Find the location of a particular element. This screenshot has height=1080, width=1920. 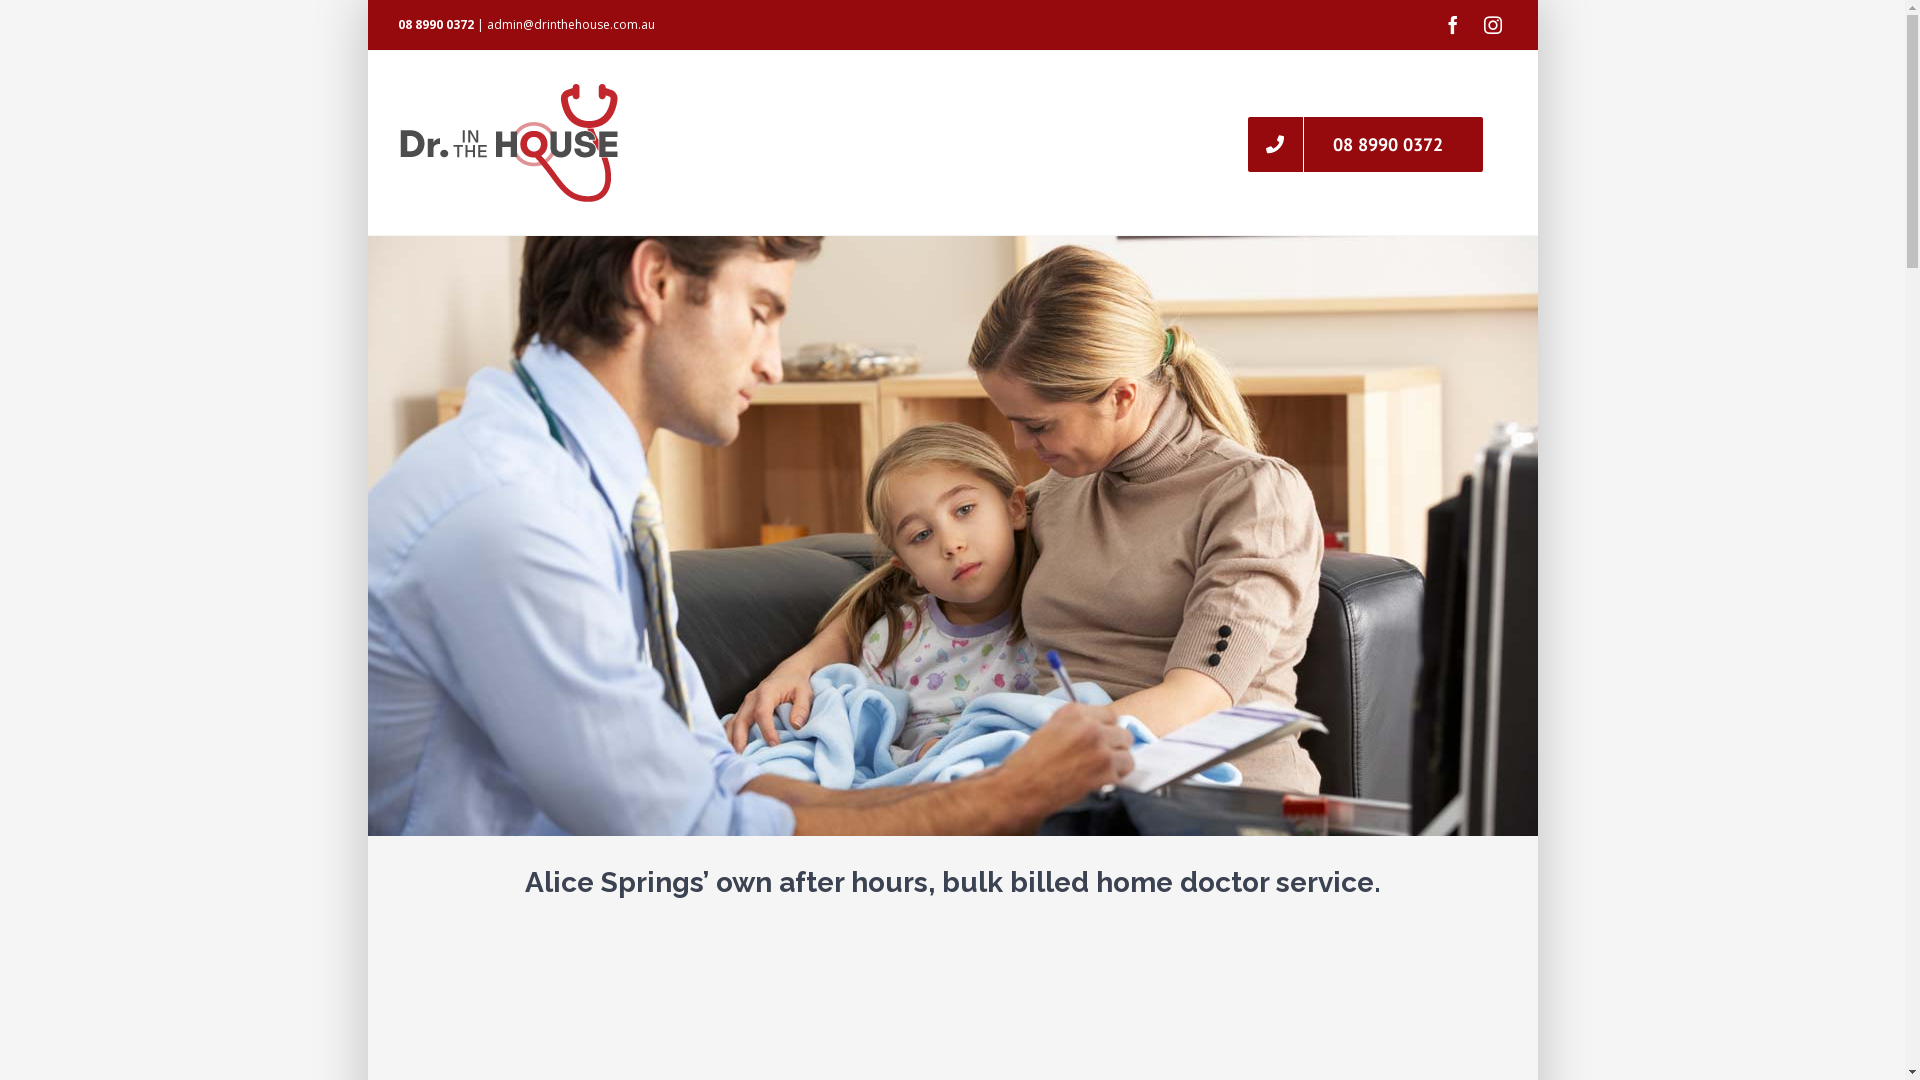

'Instagram' is located at coordinates (1492, 24).